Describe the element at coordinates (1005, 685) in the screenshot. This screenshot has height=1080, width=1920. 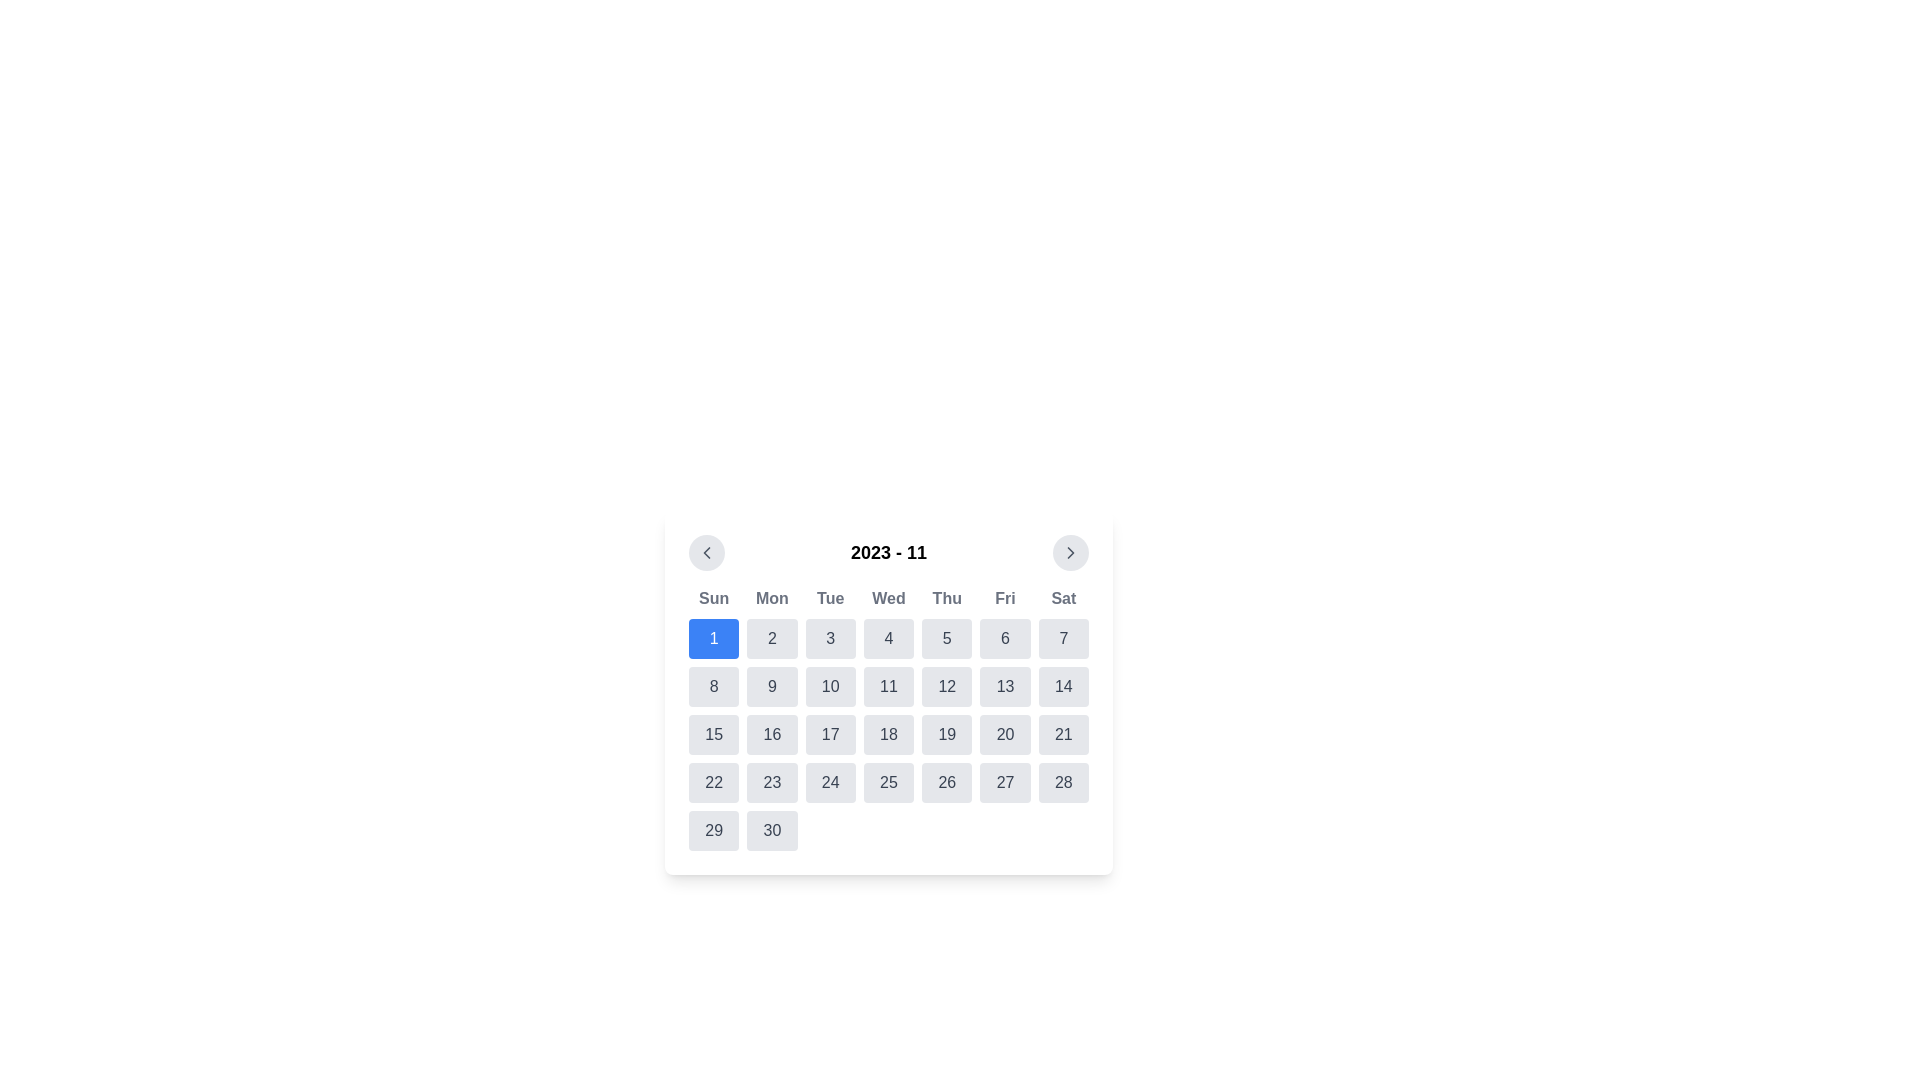
I see `the button labeled '13' which has a light gray background and is located in the third row and sixth column of the grid layout` at that location.